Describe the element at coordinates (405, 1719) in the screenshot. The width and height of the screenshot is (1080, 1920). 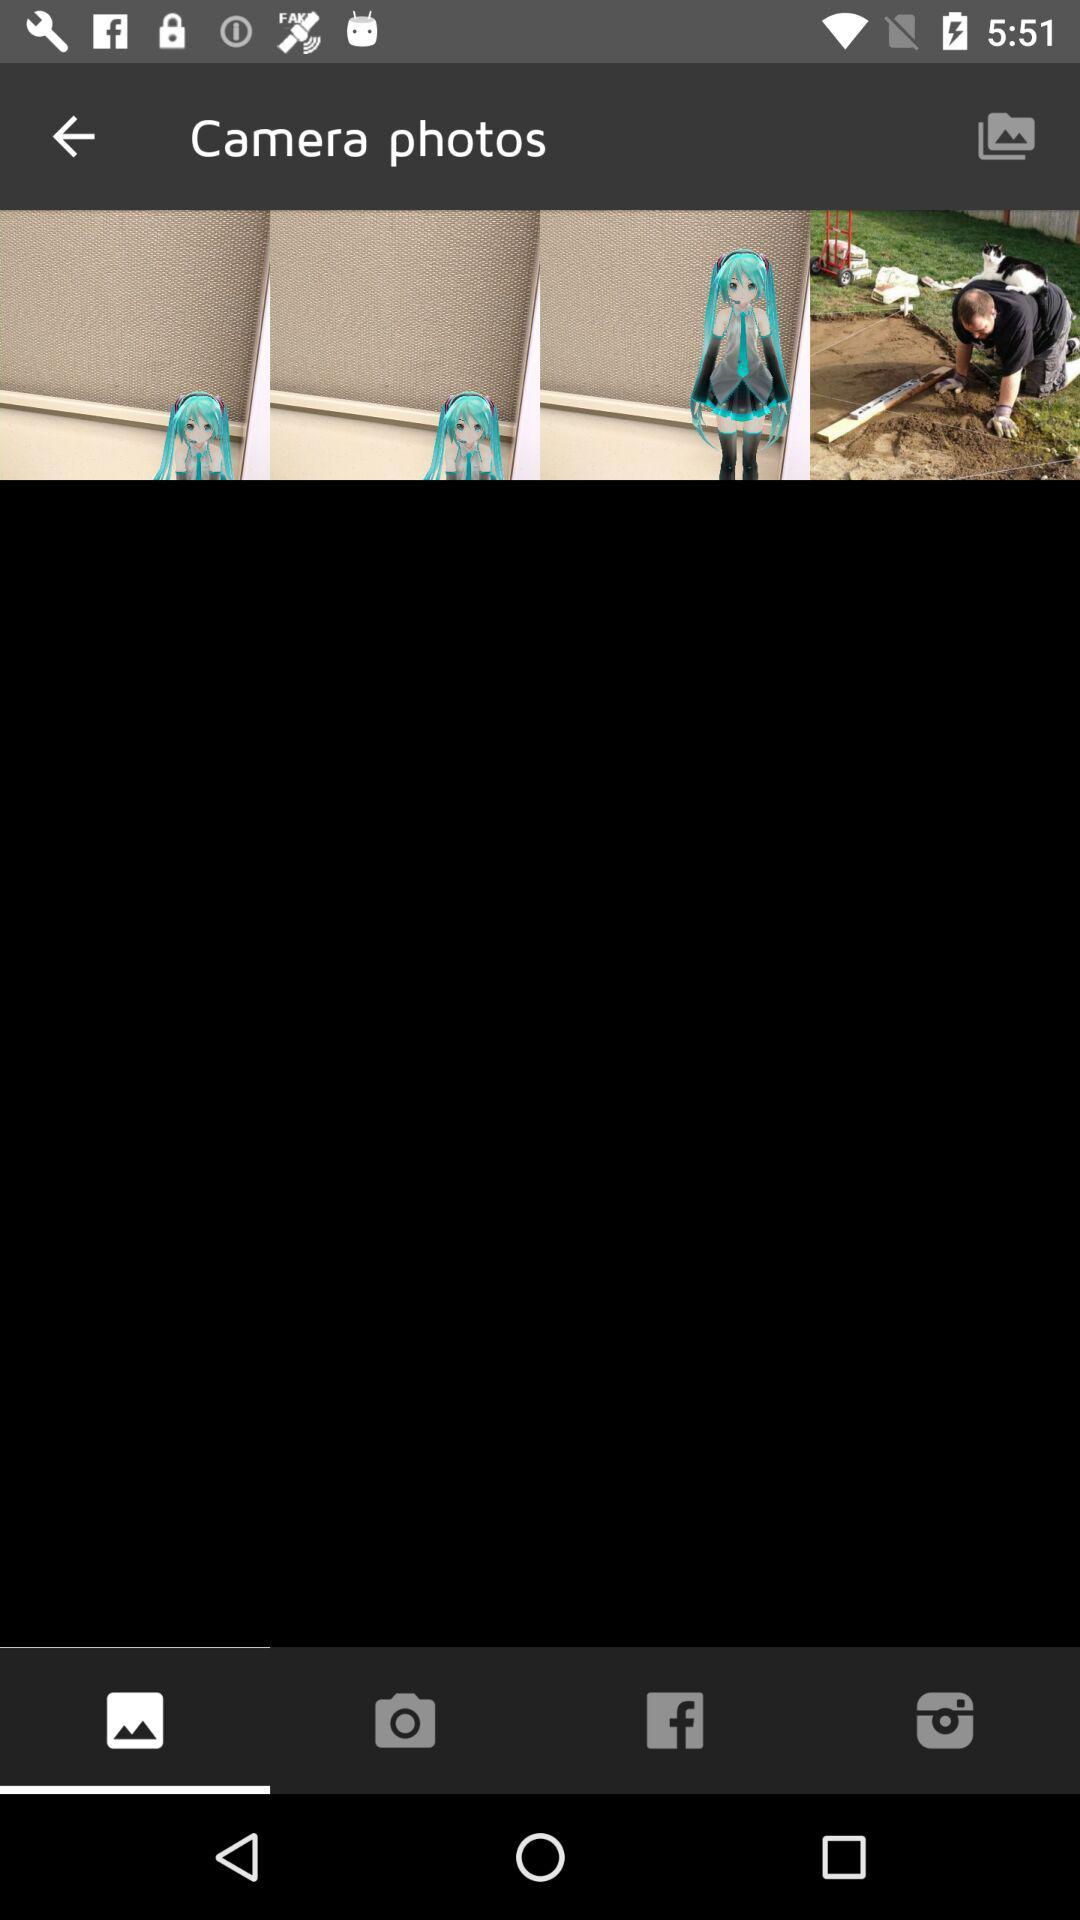
I see `the photo icon` at that location.